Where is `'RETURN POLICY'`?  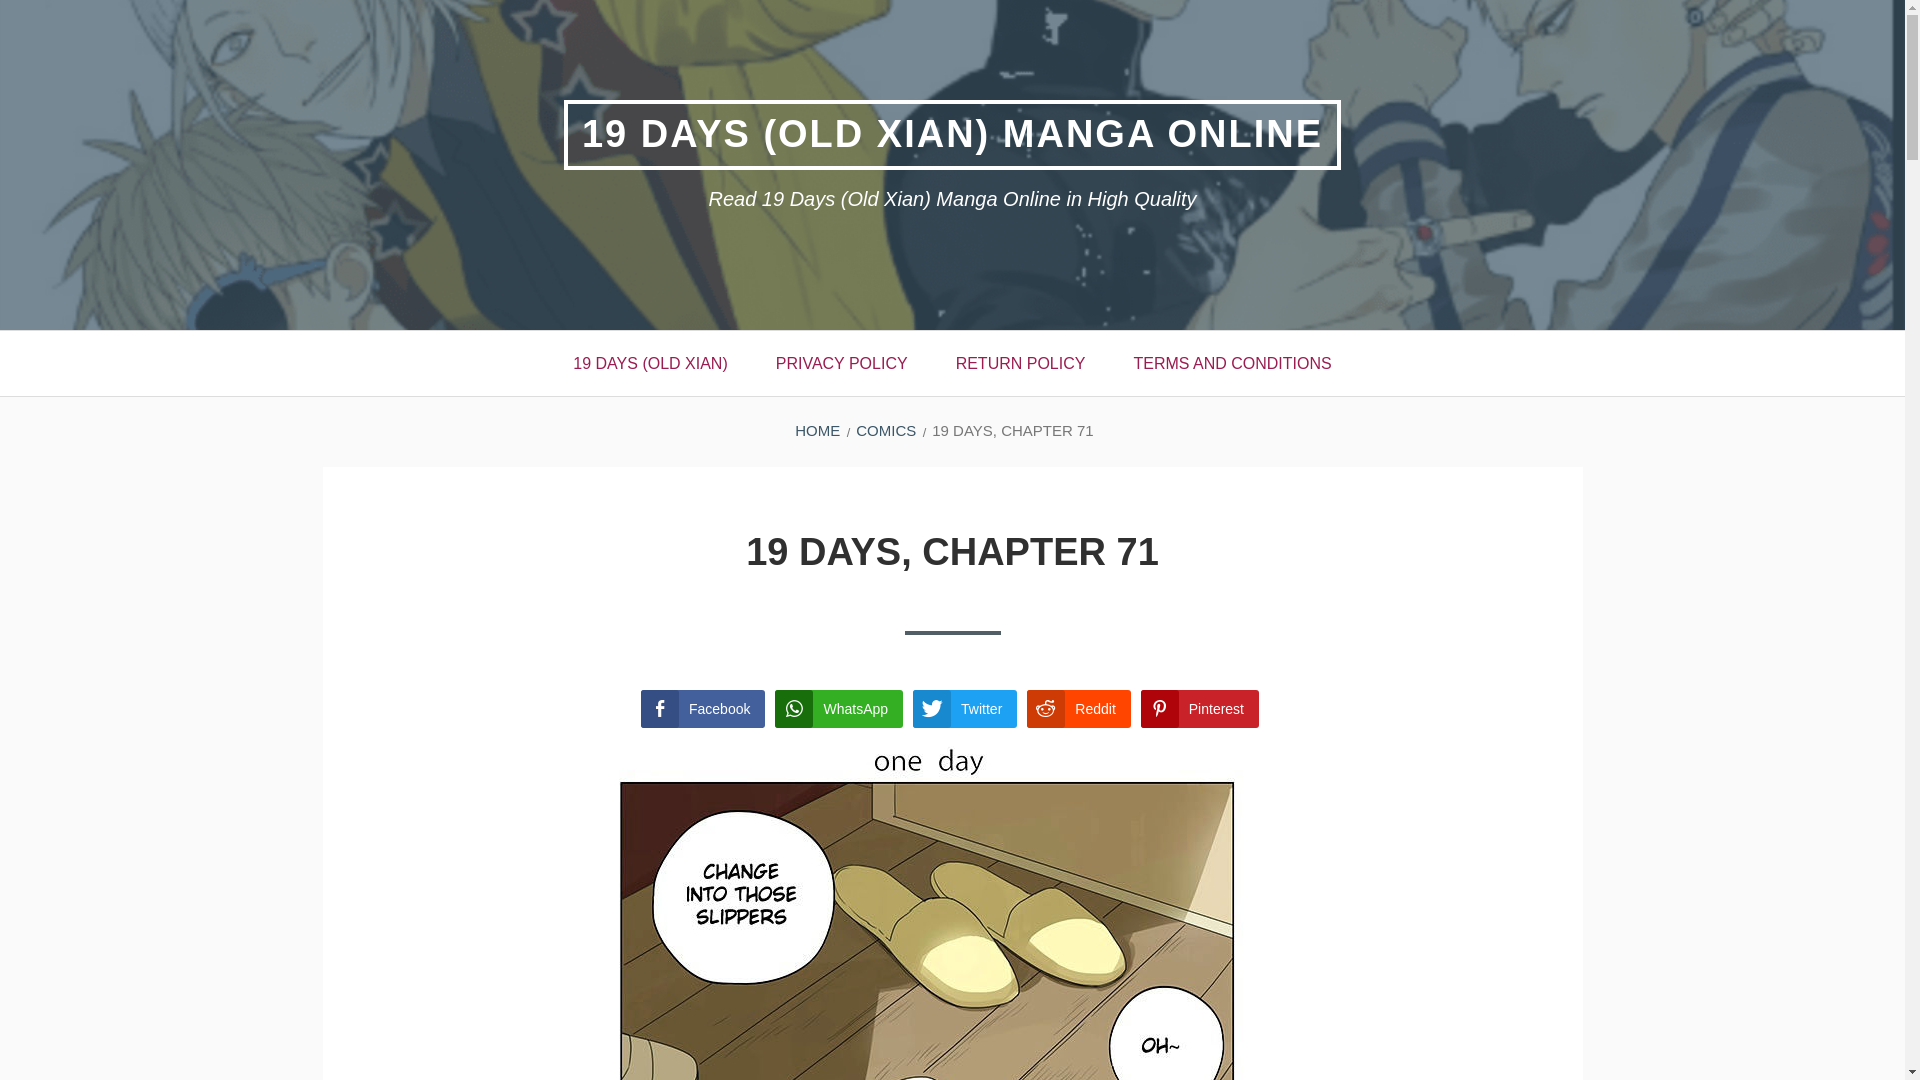 'RETURN POLICY' is located at coordinates (1021, 363).